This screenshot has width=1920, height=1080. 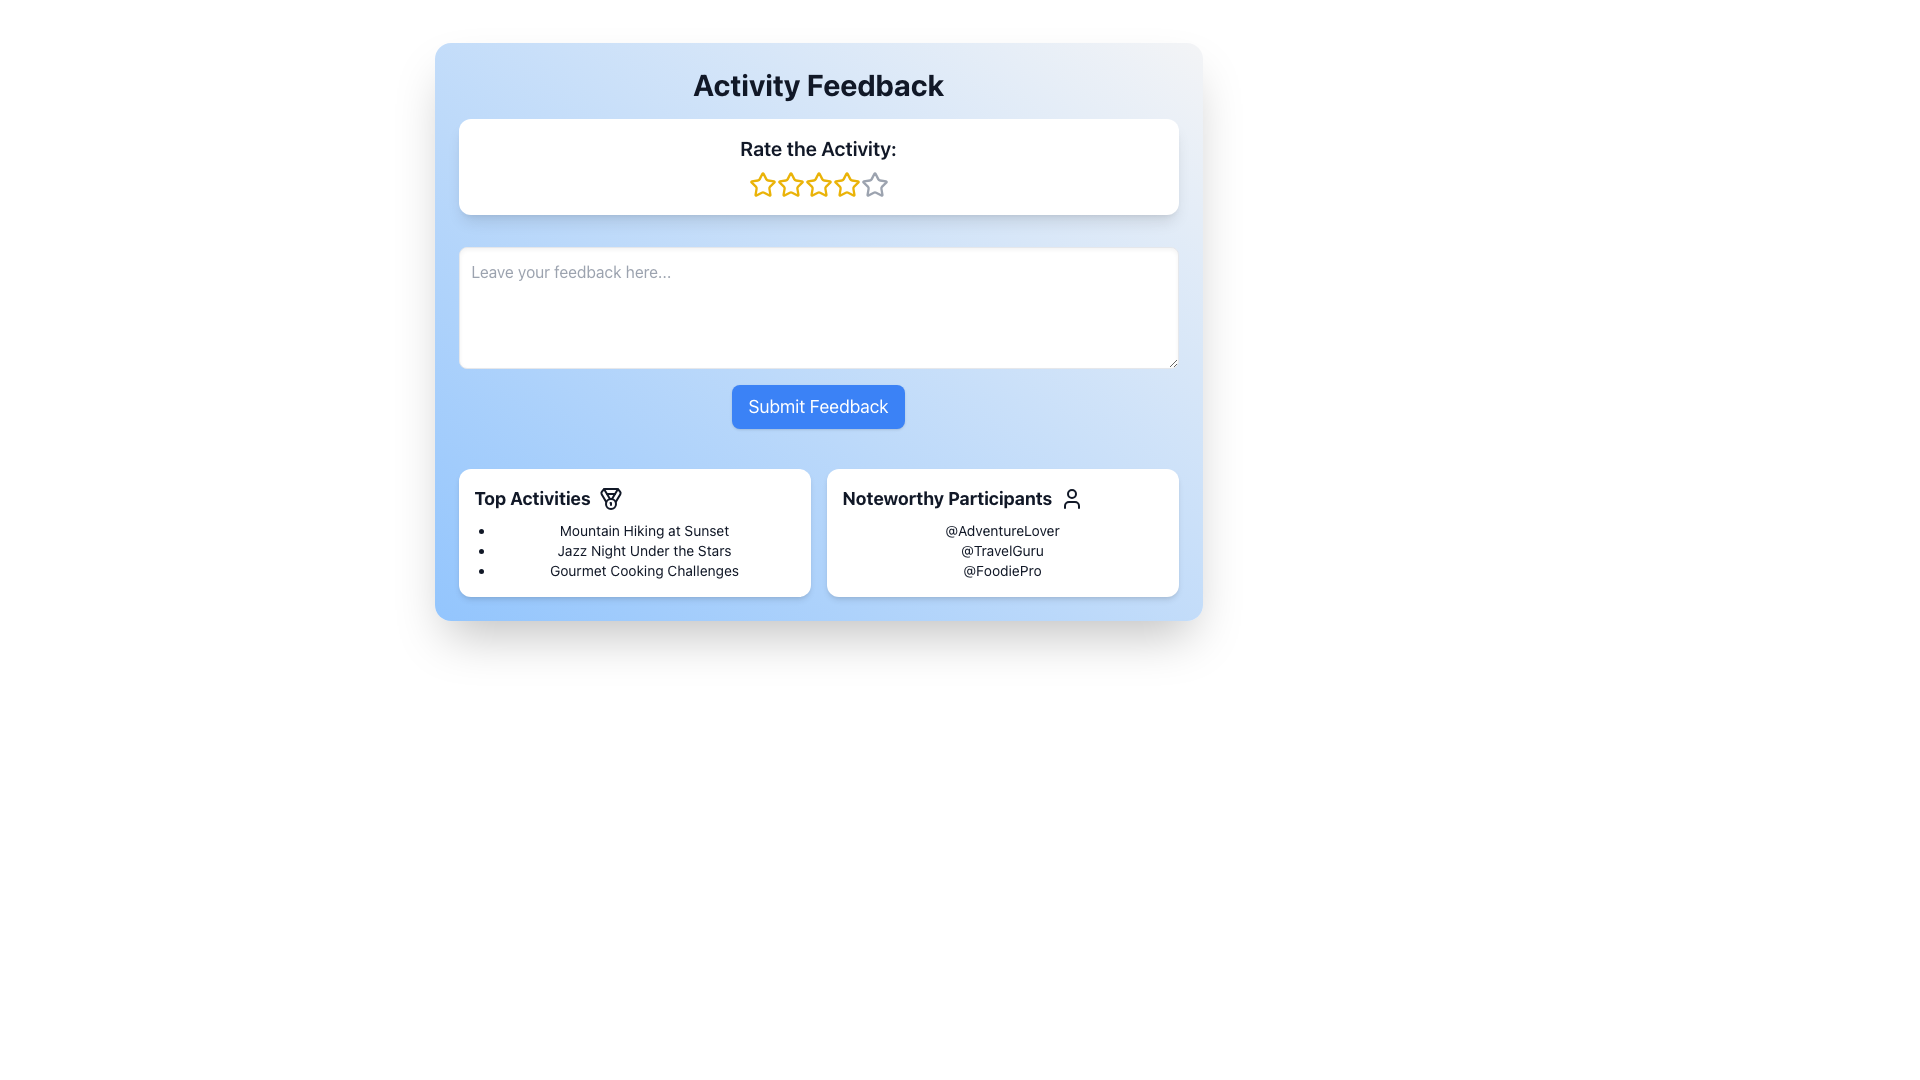 I want to click on username text label that is the third in the list of noteworthy participants, located in the bottom-right panel of the interface, directly below '@TravelGuru', so click(x=1002, y=570).